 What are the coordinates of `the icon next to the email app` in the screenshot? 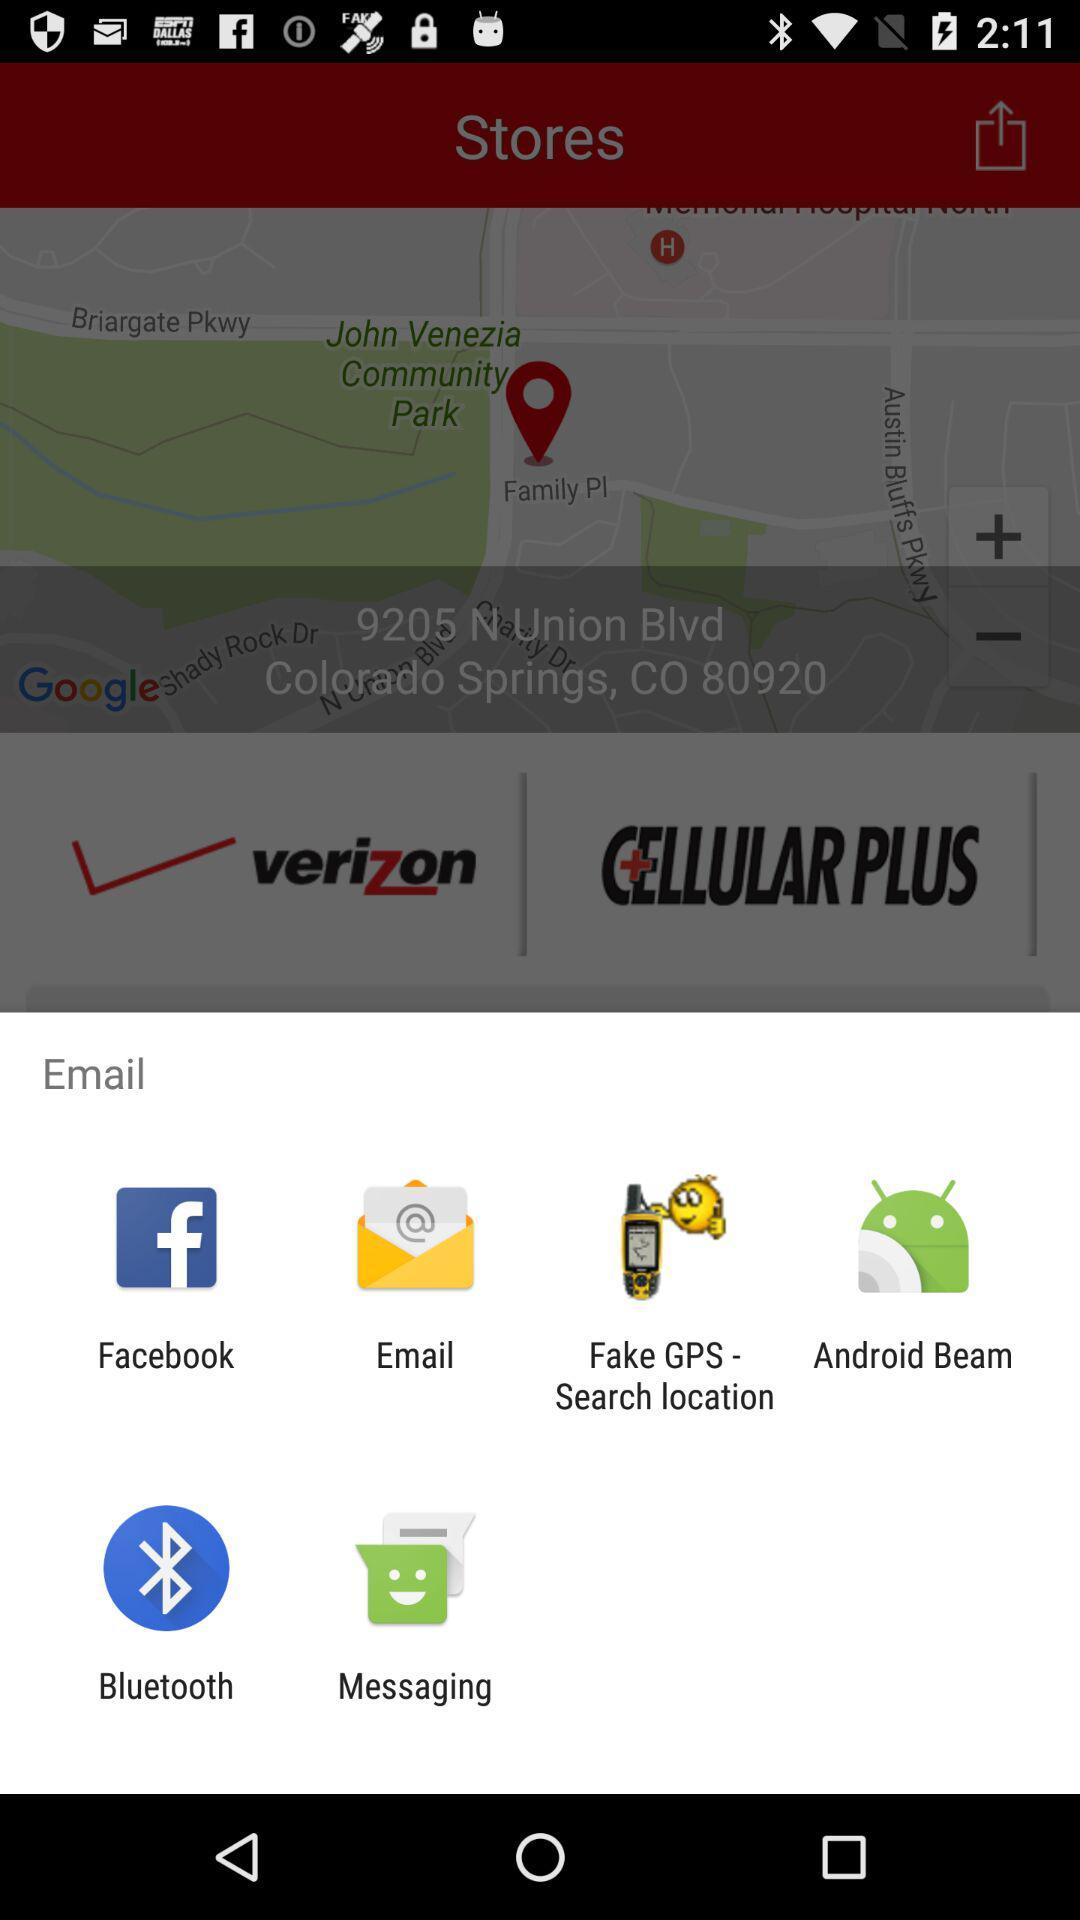 It's located at (165, 1374).